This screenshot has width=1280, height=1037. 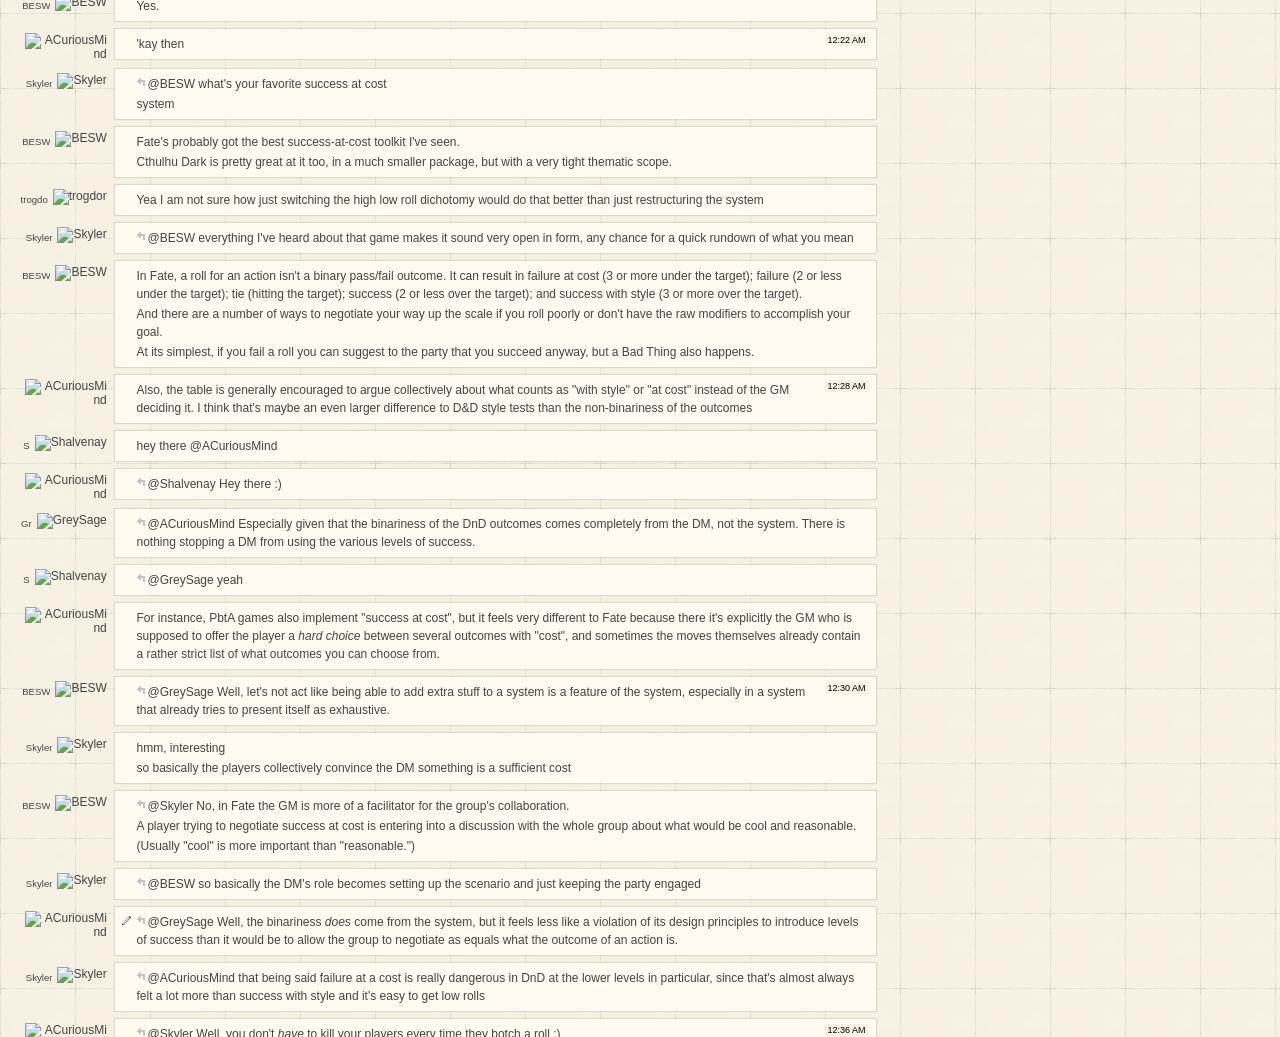 What do you see at coordinates (134, 768) in the screenshot?
I see `'so basically the players collectively convince the DM something is a sufficient cost'` at bounding box center [134, 768].